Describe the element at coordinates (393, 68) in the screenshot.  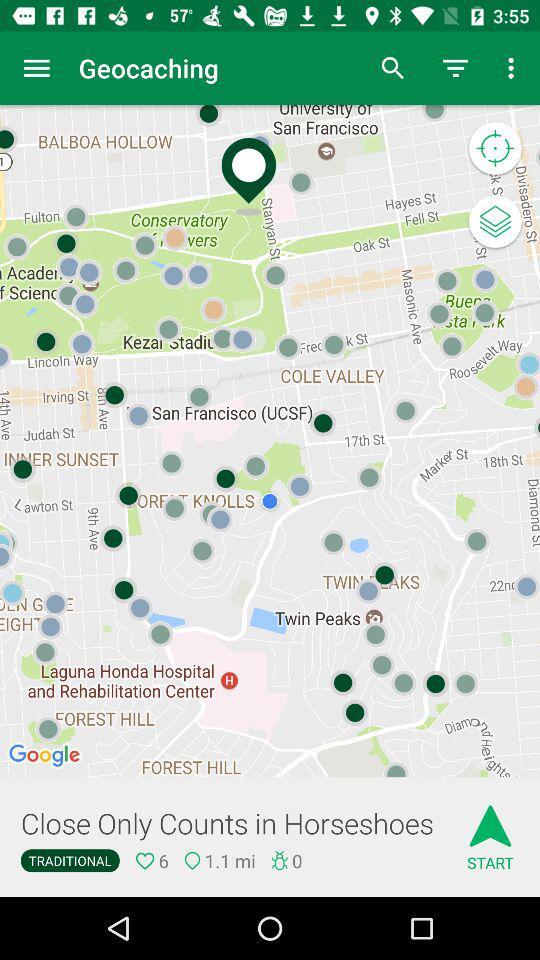
I see `the icon next to geocaching` at that location.